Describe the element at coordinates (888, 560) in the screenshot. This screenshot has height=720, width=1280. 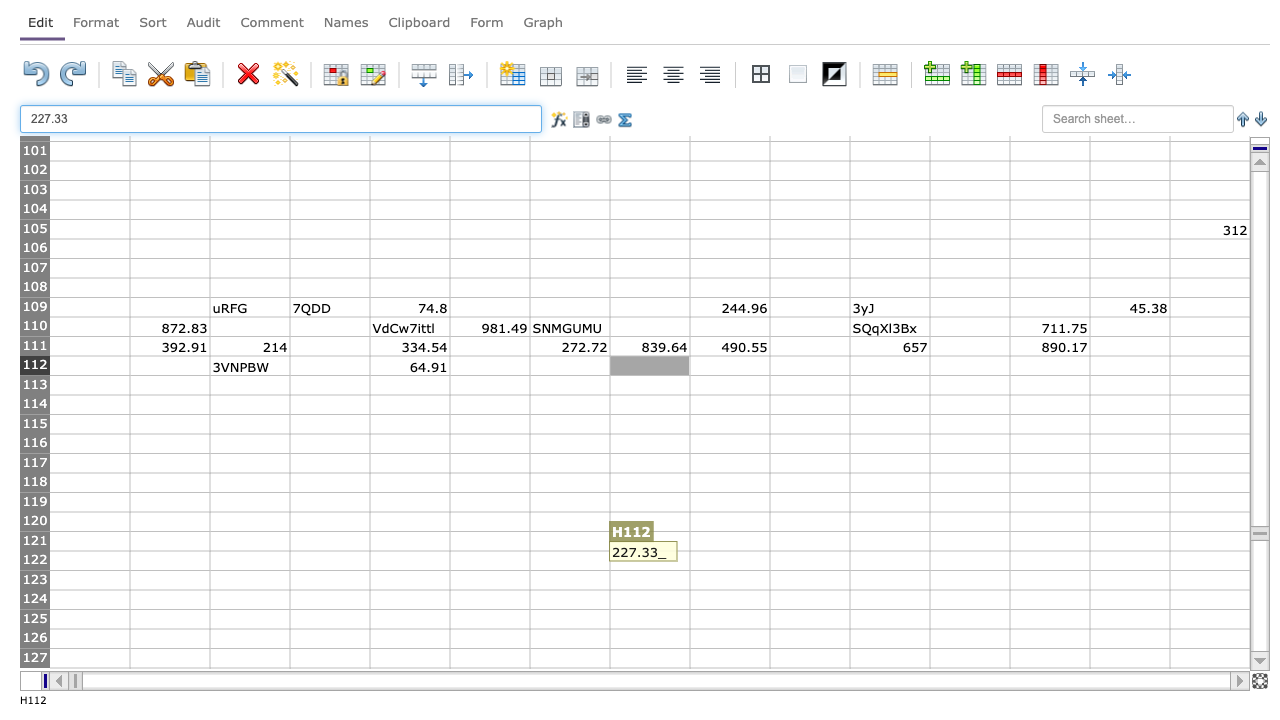
I see `Cell K-122` at that location.